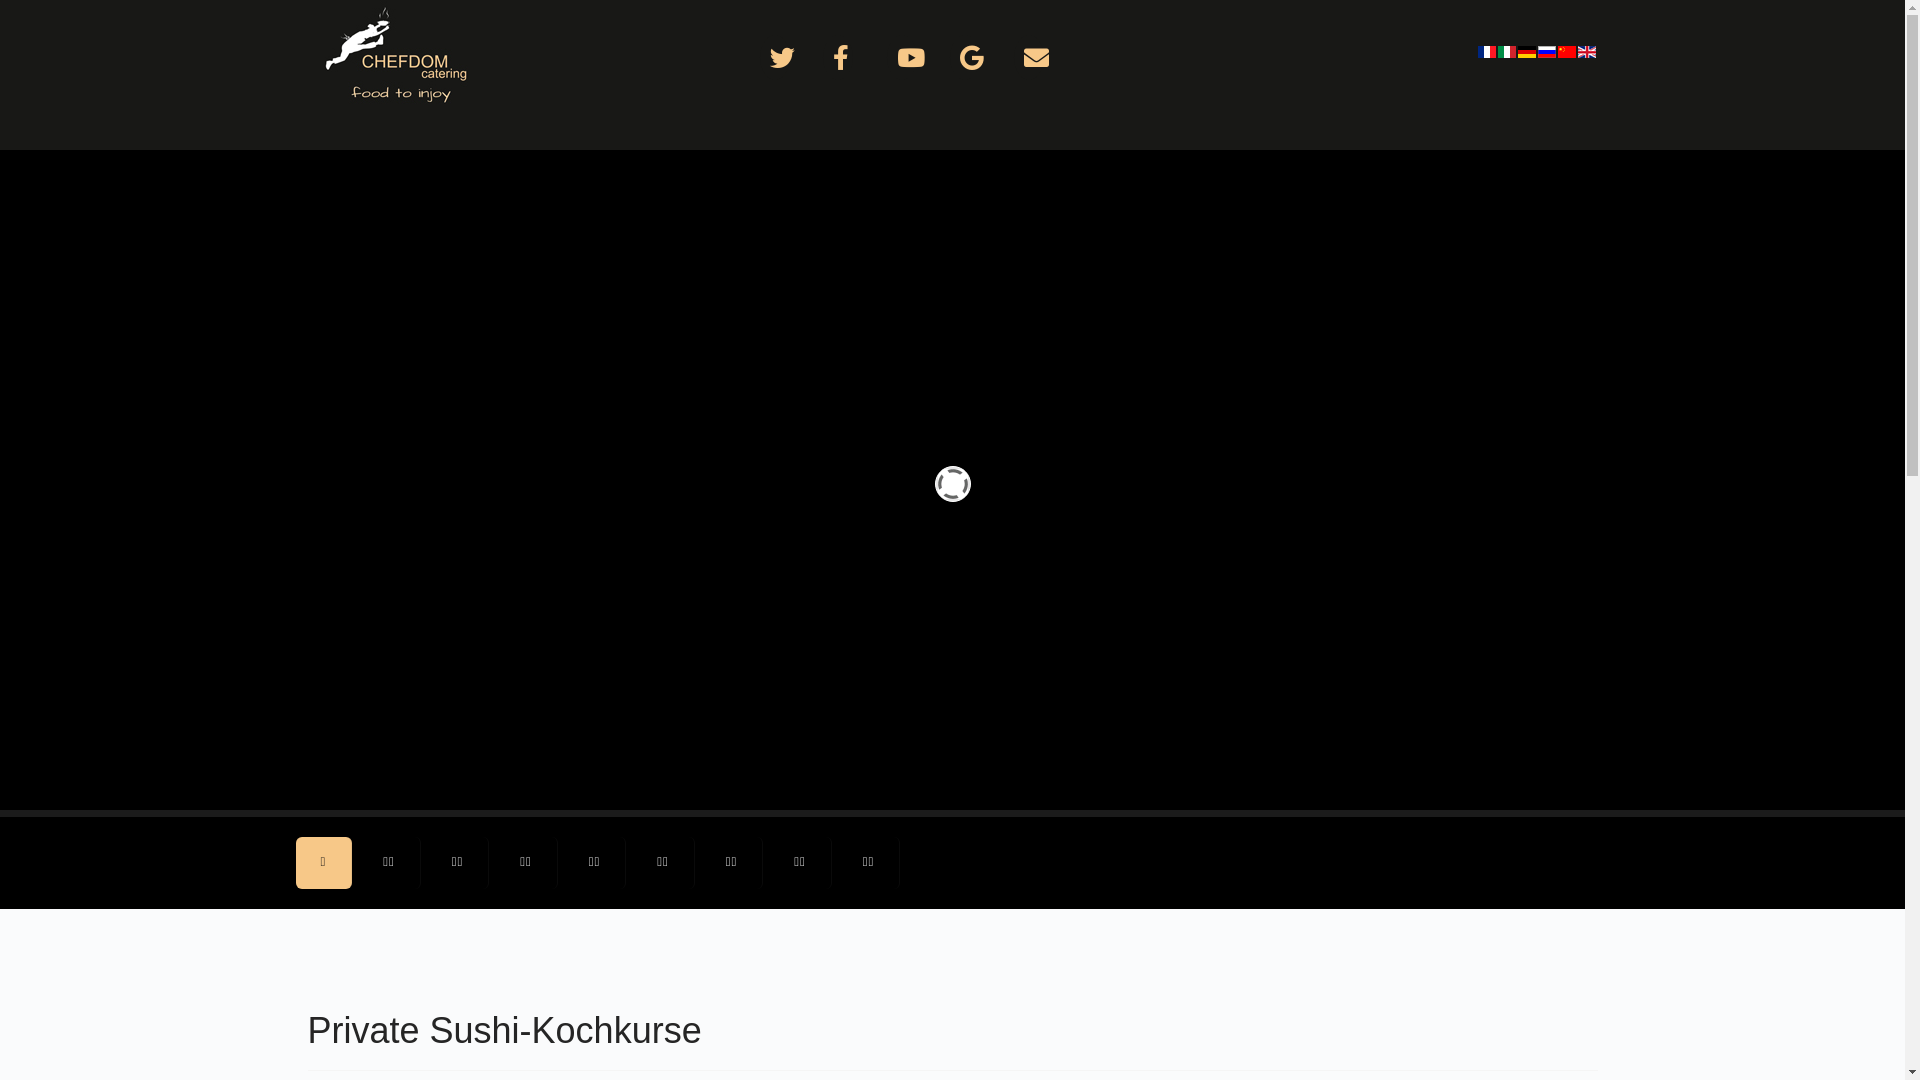 The image size is (1920, 1080). What do you see at coordinates (1587, 50) in the screenshot?
I see `'English (UK) - Home'` at bounding box center [1587, 50].